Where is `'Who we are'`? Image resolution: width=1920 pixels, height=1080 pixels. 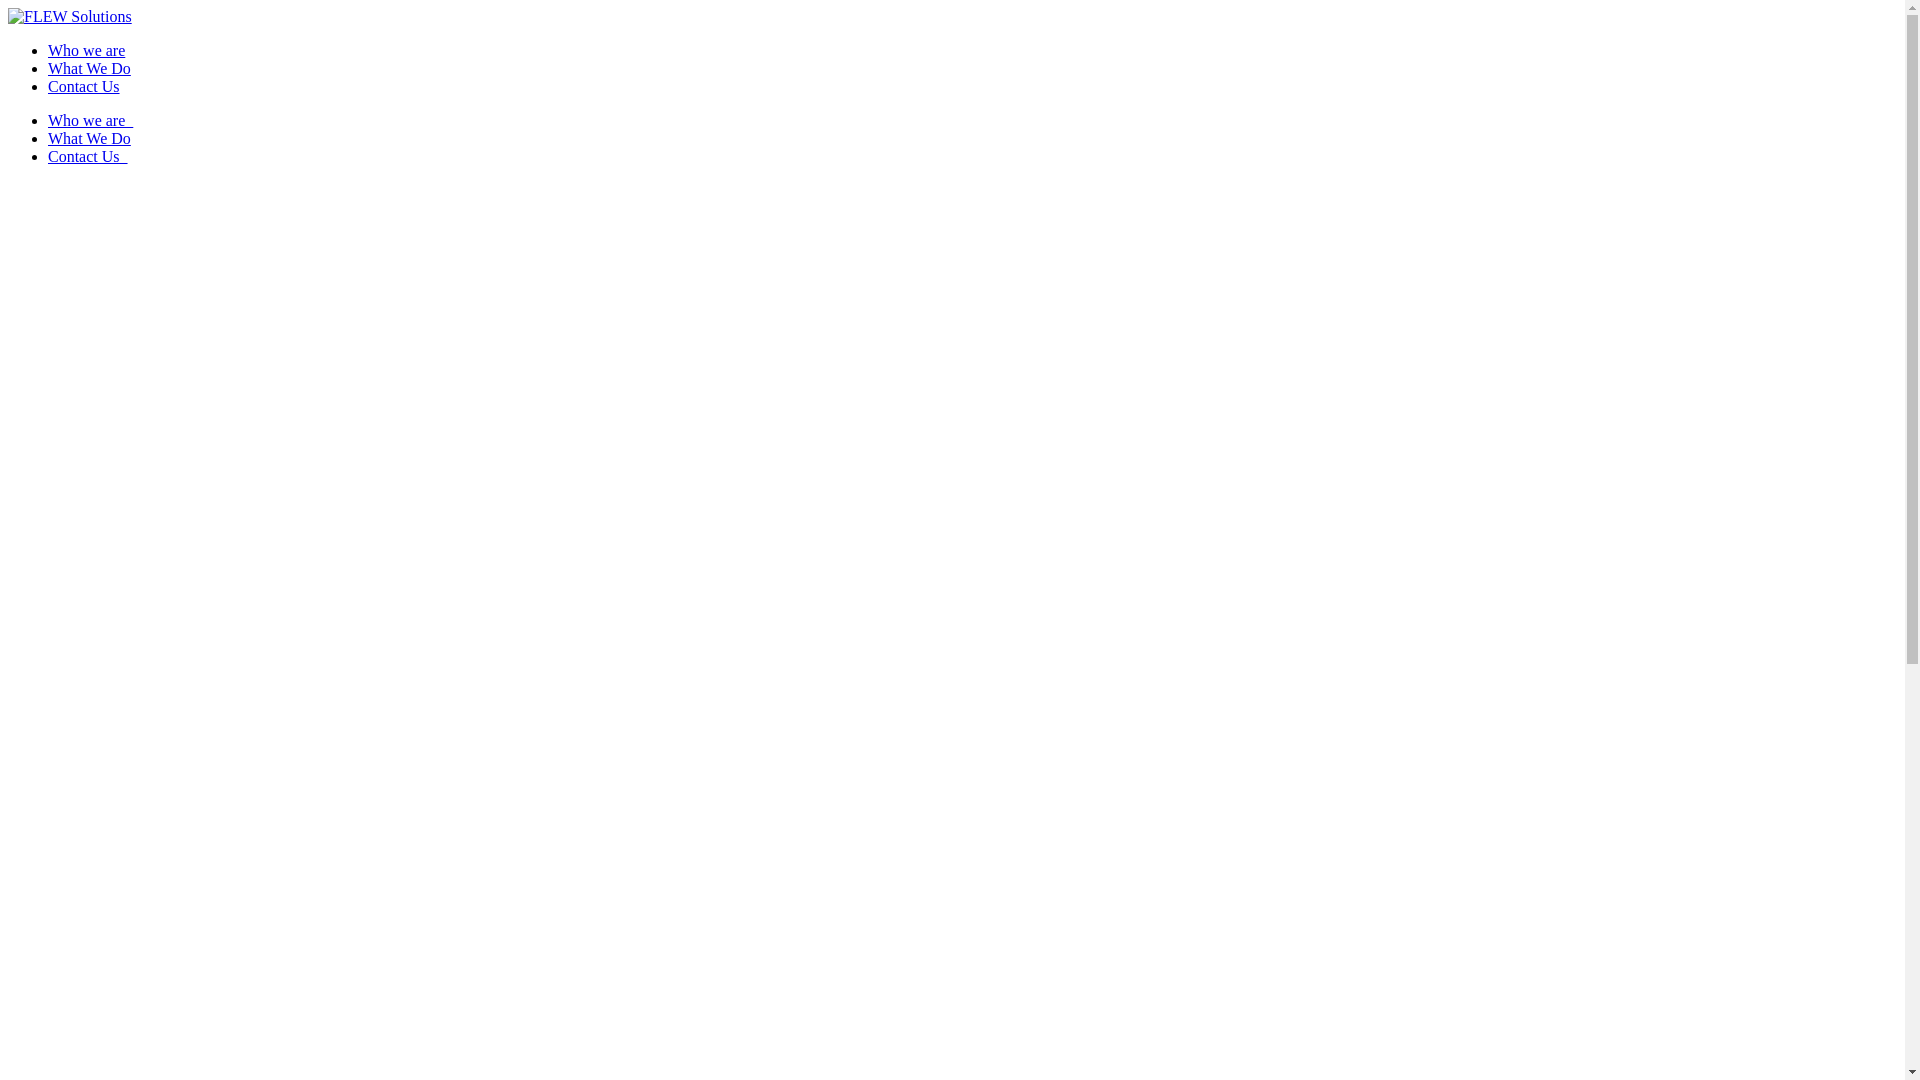
'Who we are' is located at coordinates (48, 49).